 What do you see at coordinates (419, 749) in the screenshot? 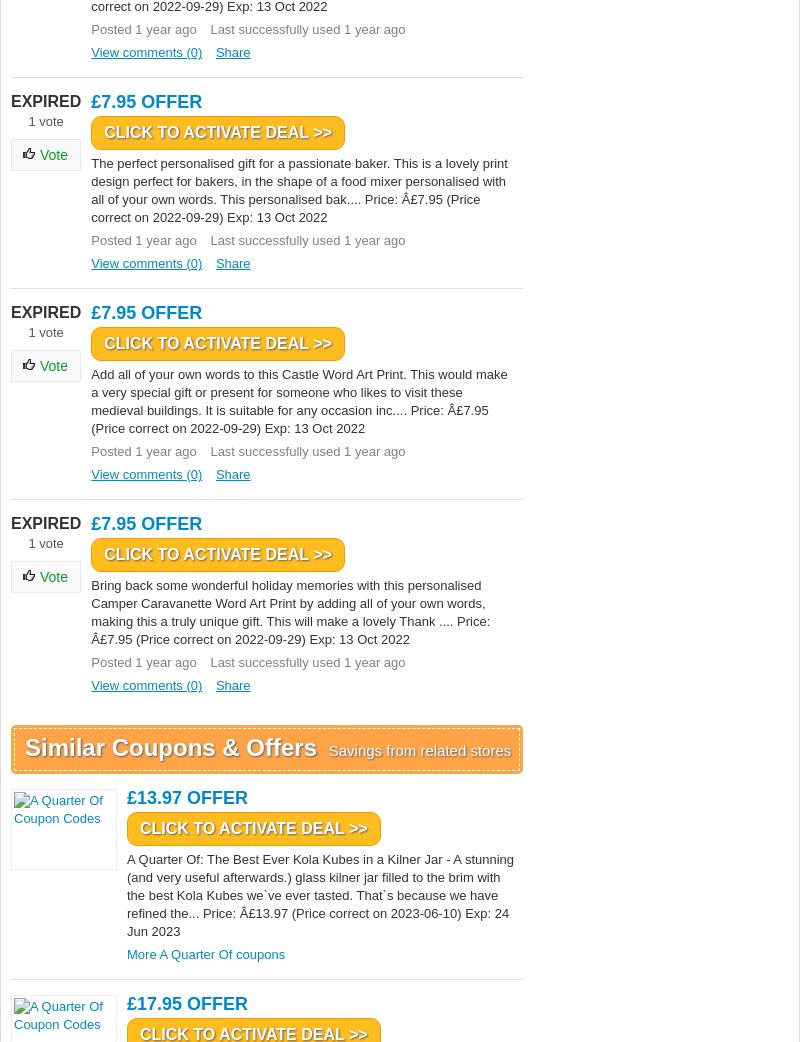
I see `'Savings from related stores'` at bounding box center [419, 749].